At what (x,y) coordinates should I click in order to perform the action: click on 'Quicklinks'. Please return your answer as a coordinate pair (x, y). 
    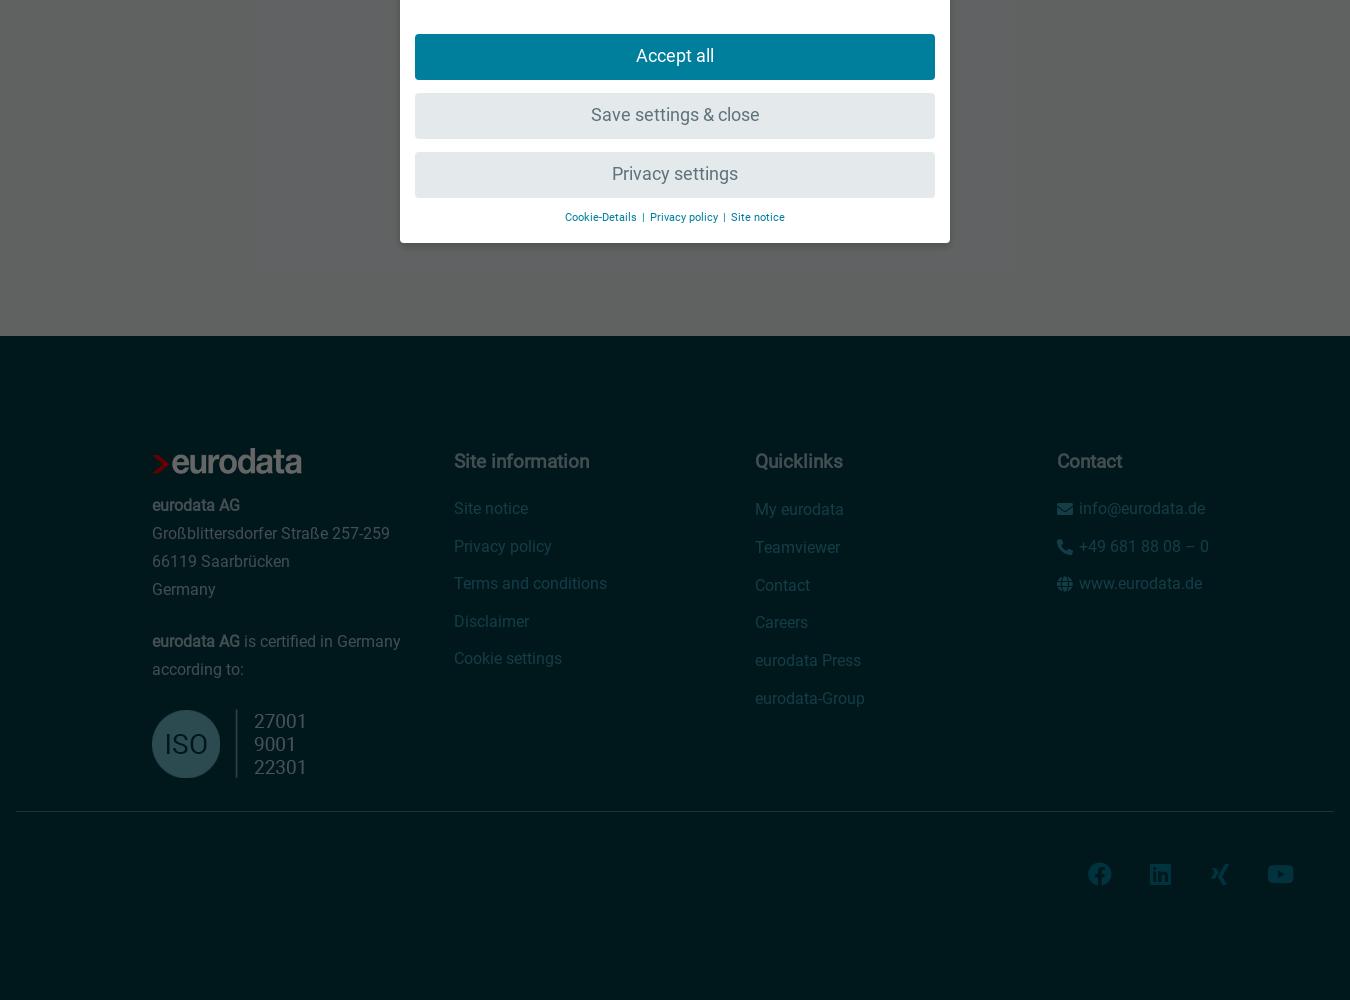
    Looking at the image, I should click on (754, 460).